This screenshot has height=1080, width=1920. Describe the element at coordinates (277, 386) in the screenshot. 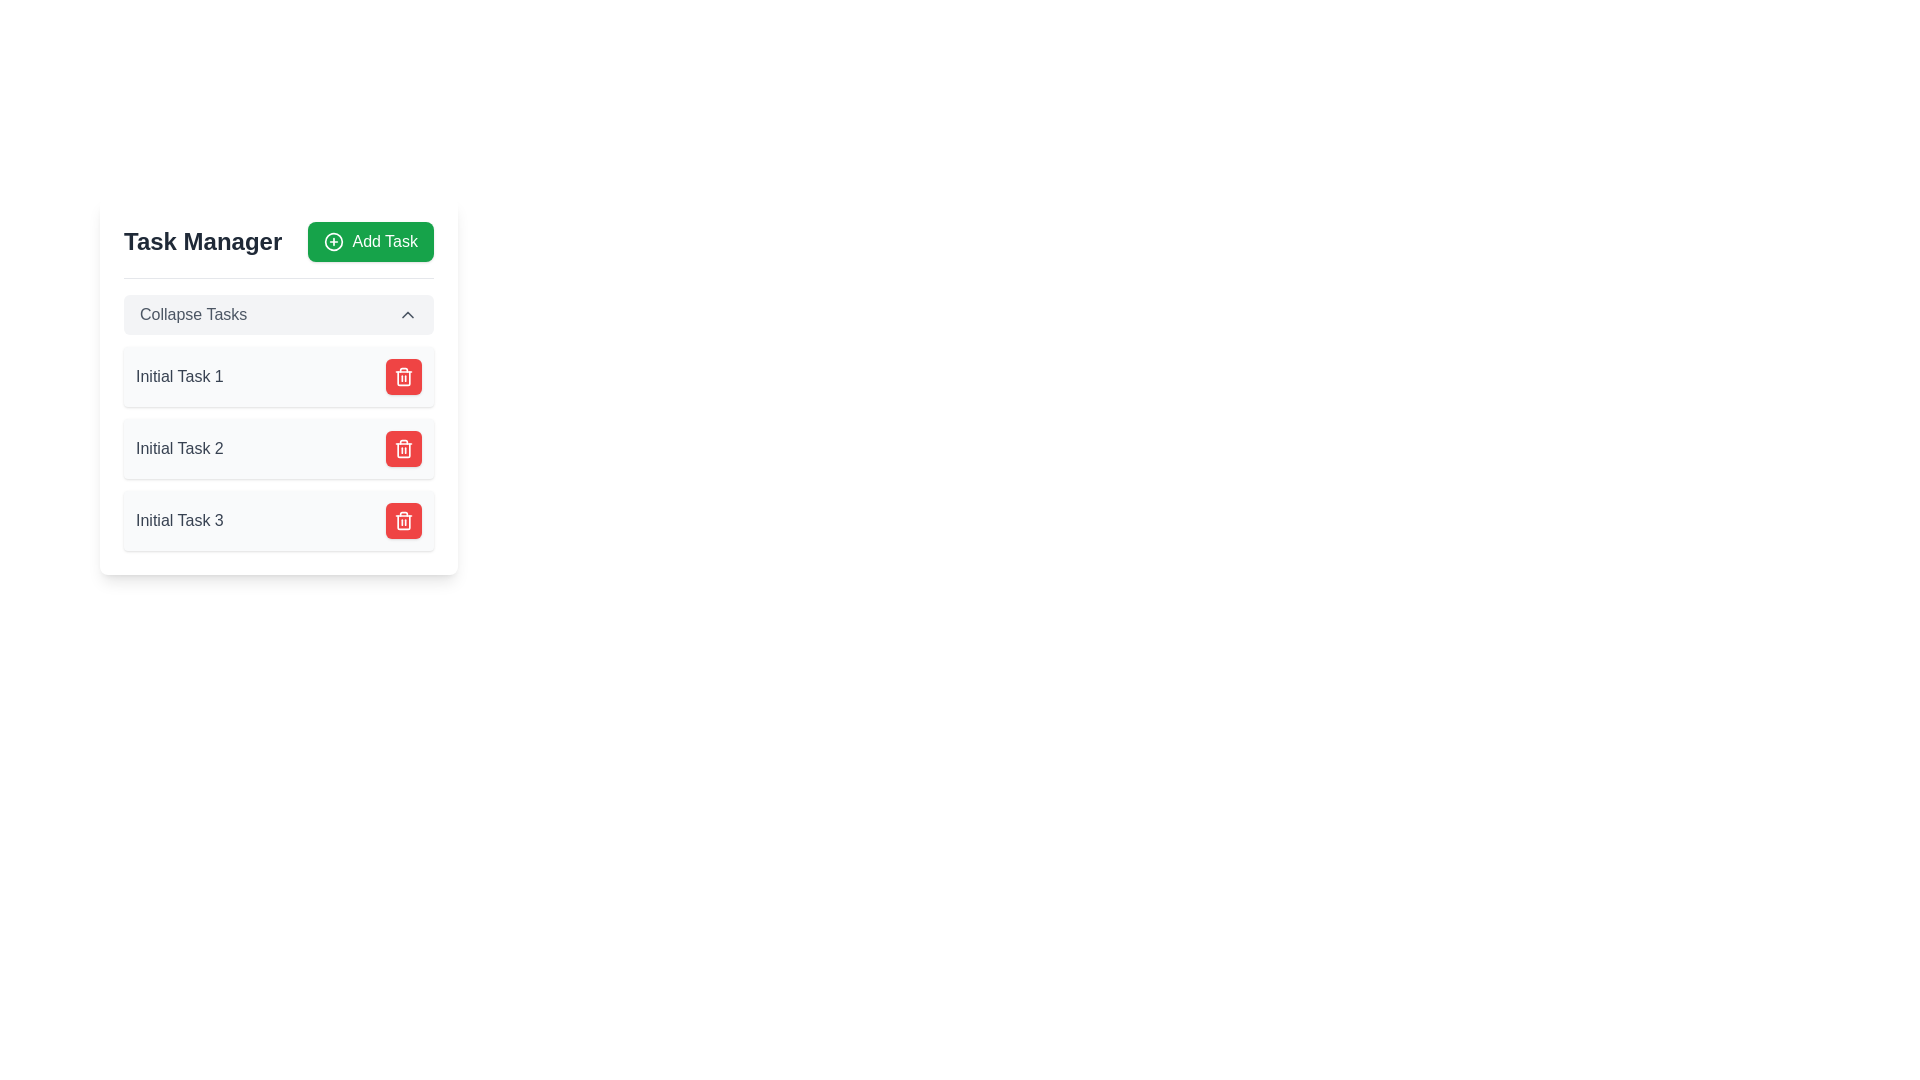

I see `the first task item` at that location.